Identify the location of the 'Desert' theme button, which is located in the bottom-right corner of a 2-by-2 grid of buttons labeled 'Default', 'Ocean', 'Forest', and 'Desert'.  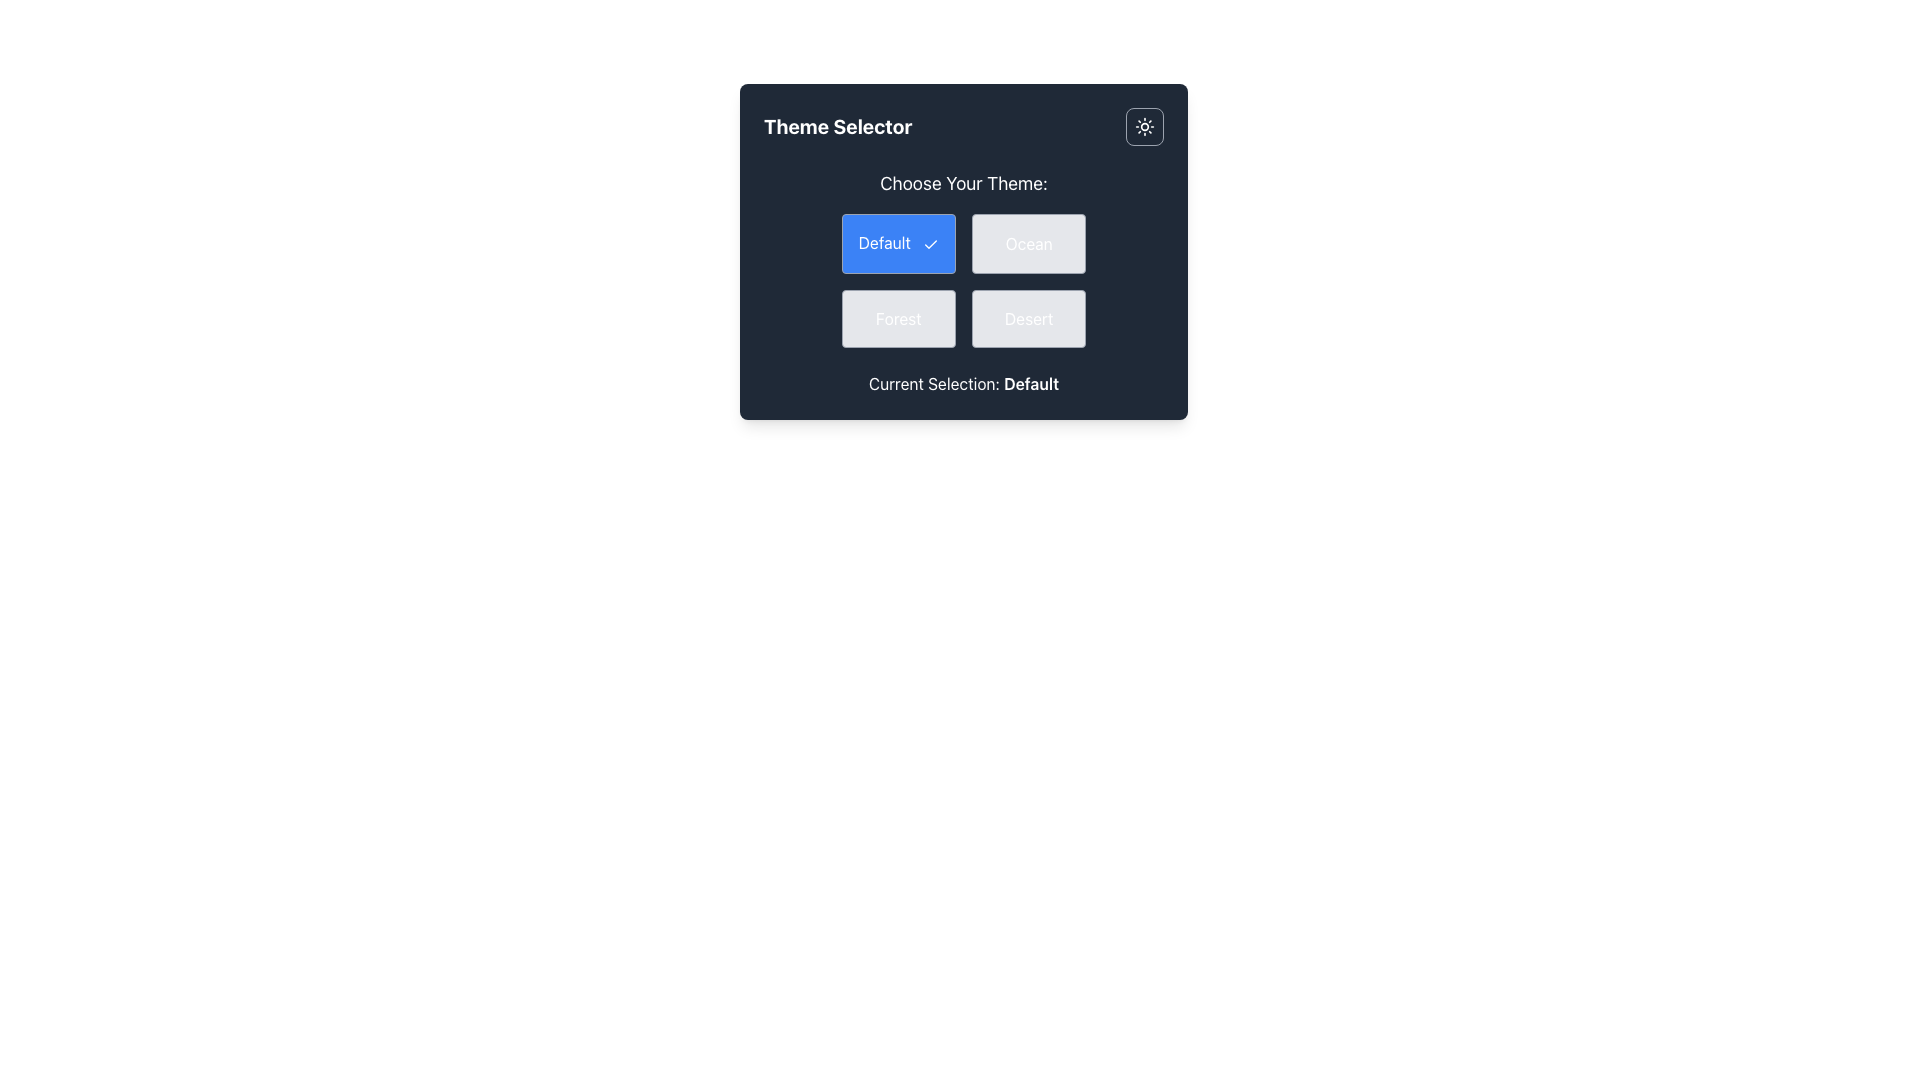
(1029, 317).